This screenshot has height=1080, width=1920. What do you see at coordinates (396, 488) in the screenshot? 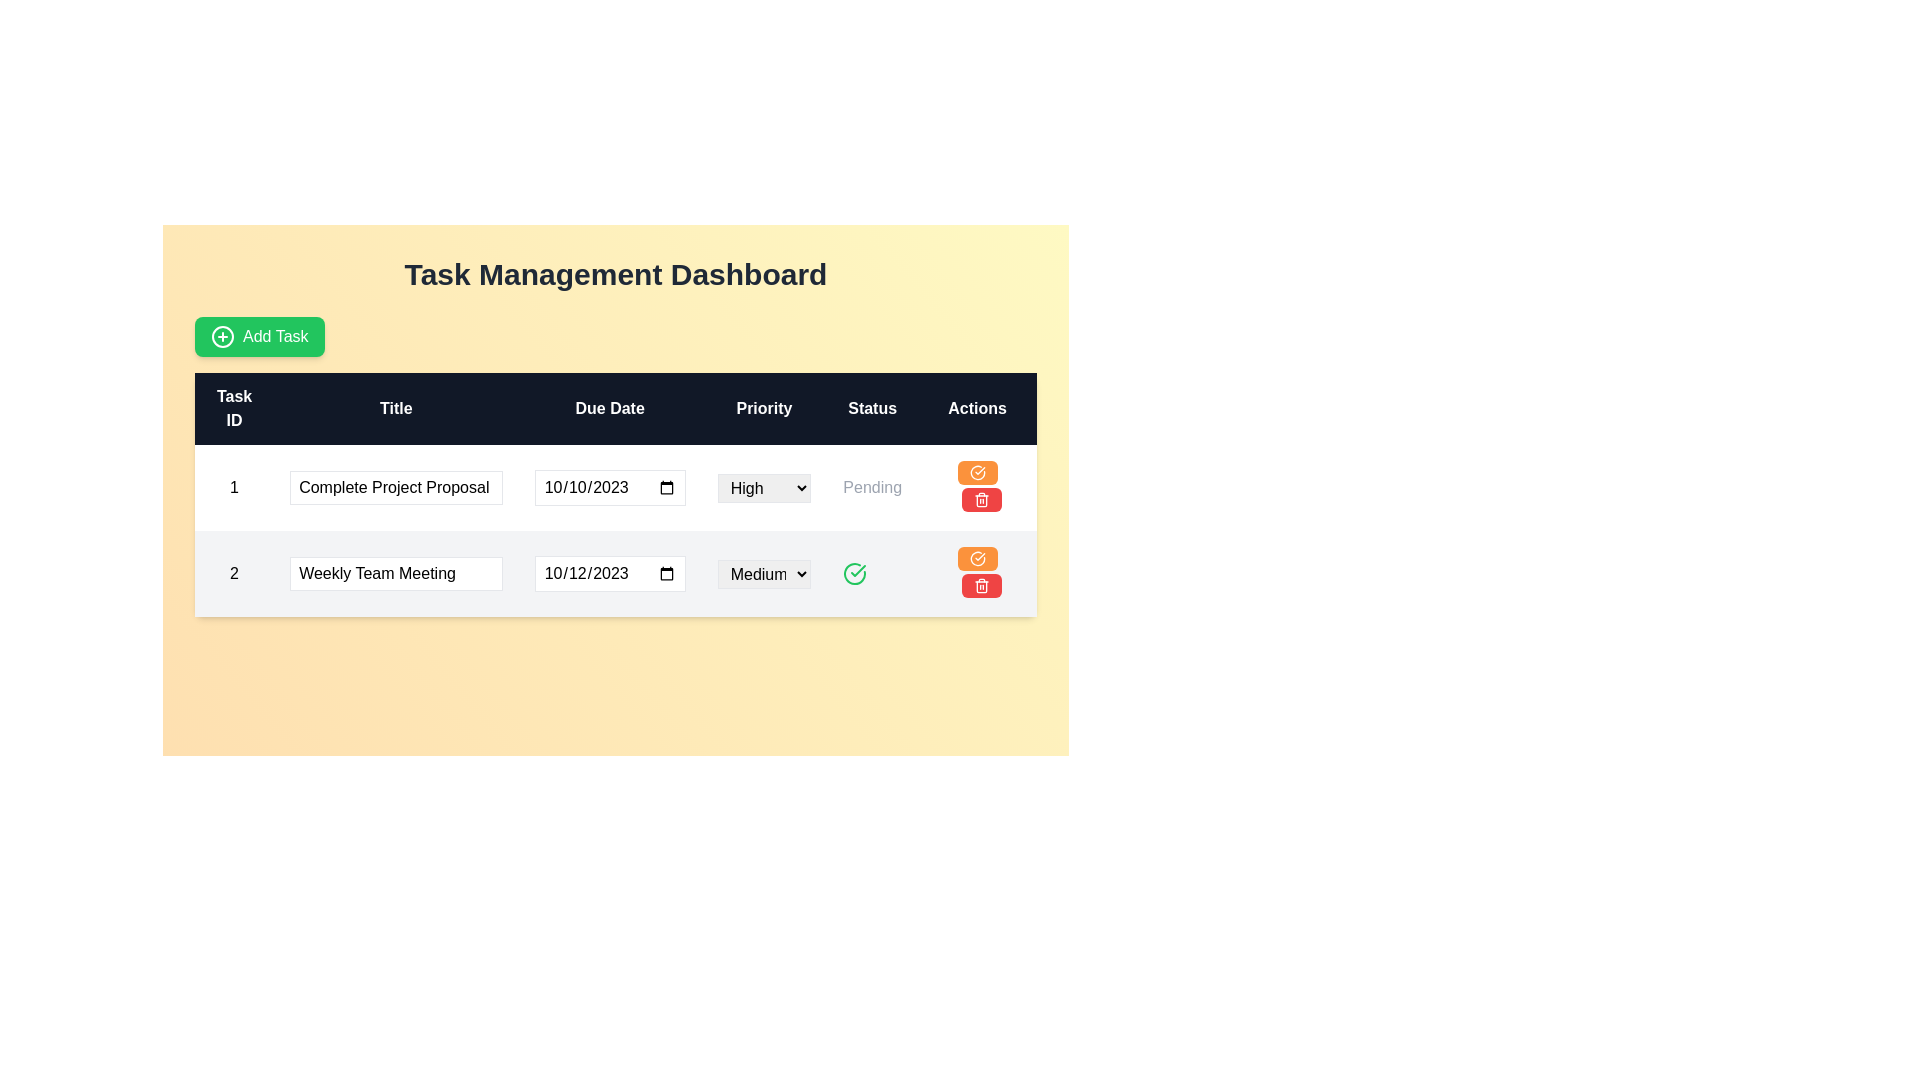
I see `the text in the text input field labeled 'Complete Project Proposal', which is located in the 'Title' column of the first row of the task management table` at bounding box center [396, 488].